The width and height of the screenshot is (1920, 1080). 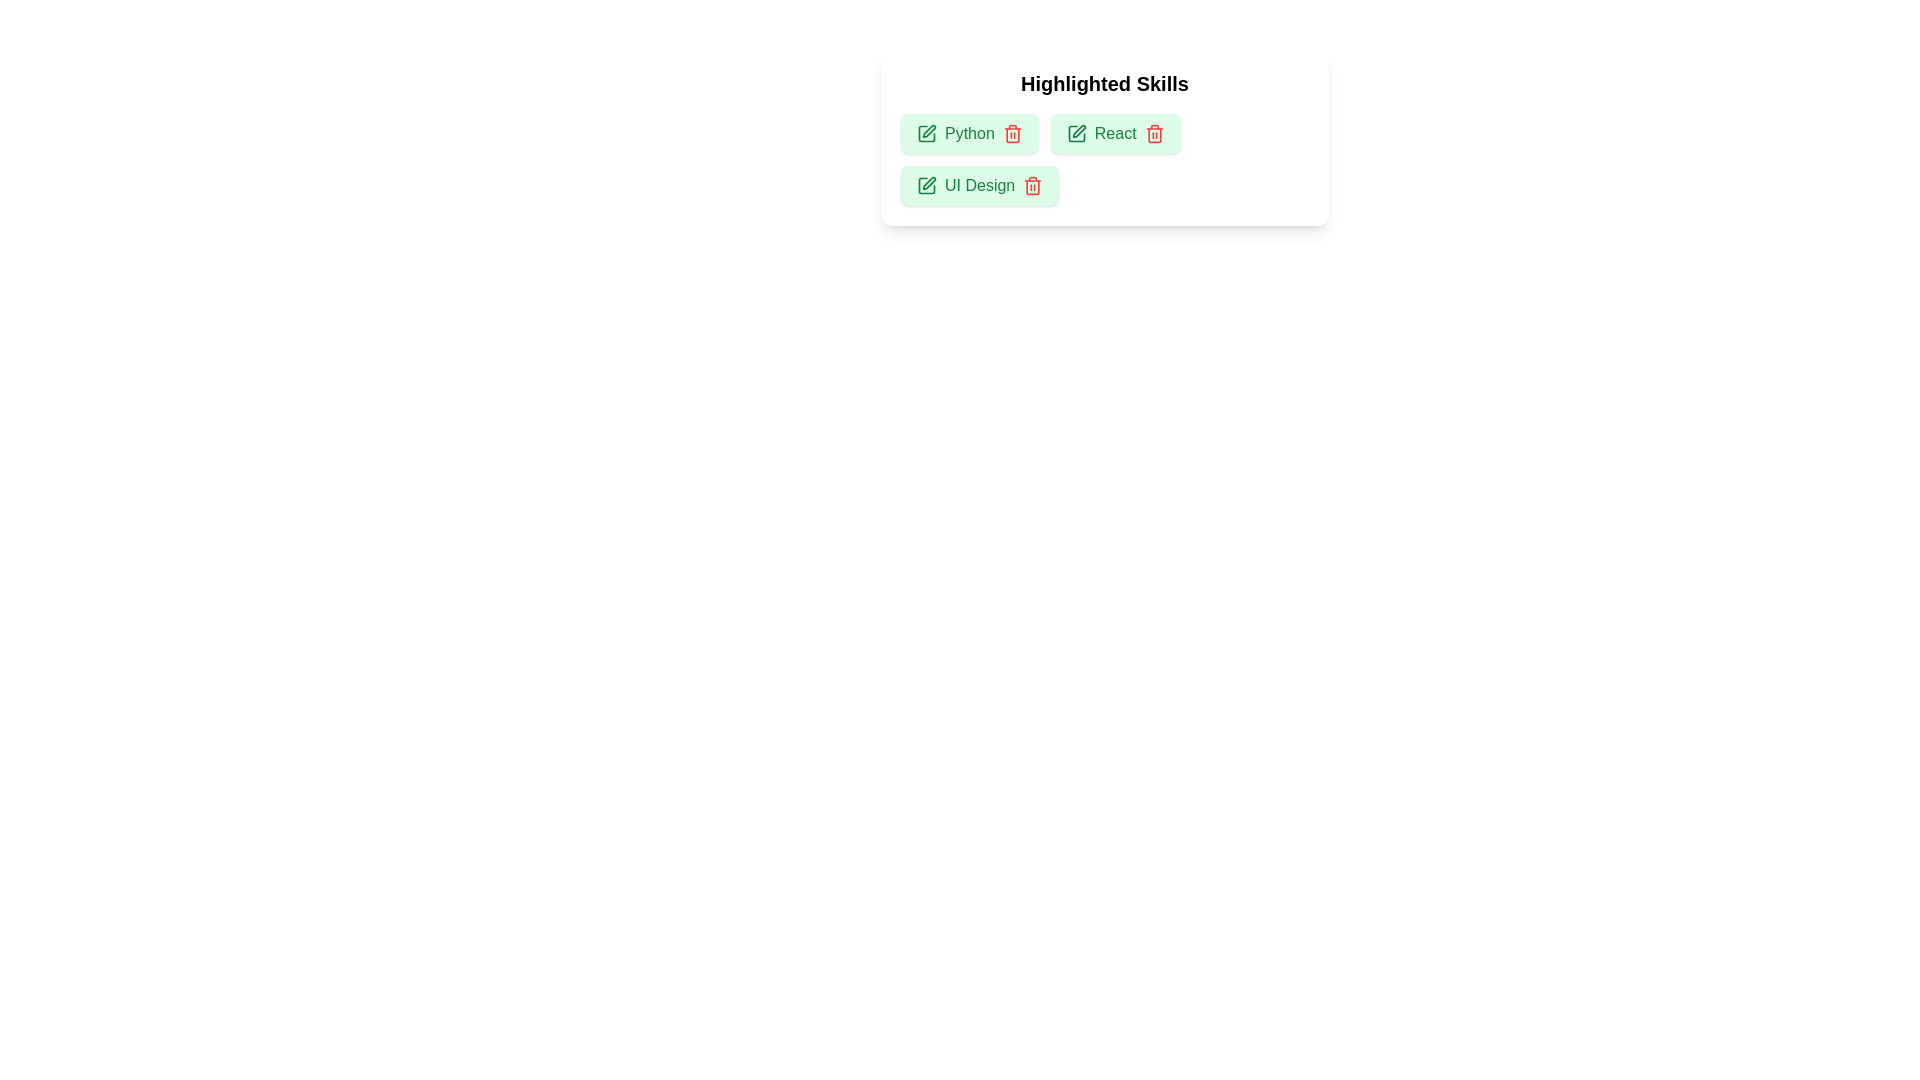 What do you see at coordinates (969, 134) in the screenshot?
I see `the skill Python to inspect the UI reaction` at bounding box center [969, 134].